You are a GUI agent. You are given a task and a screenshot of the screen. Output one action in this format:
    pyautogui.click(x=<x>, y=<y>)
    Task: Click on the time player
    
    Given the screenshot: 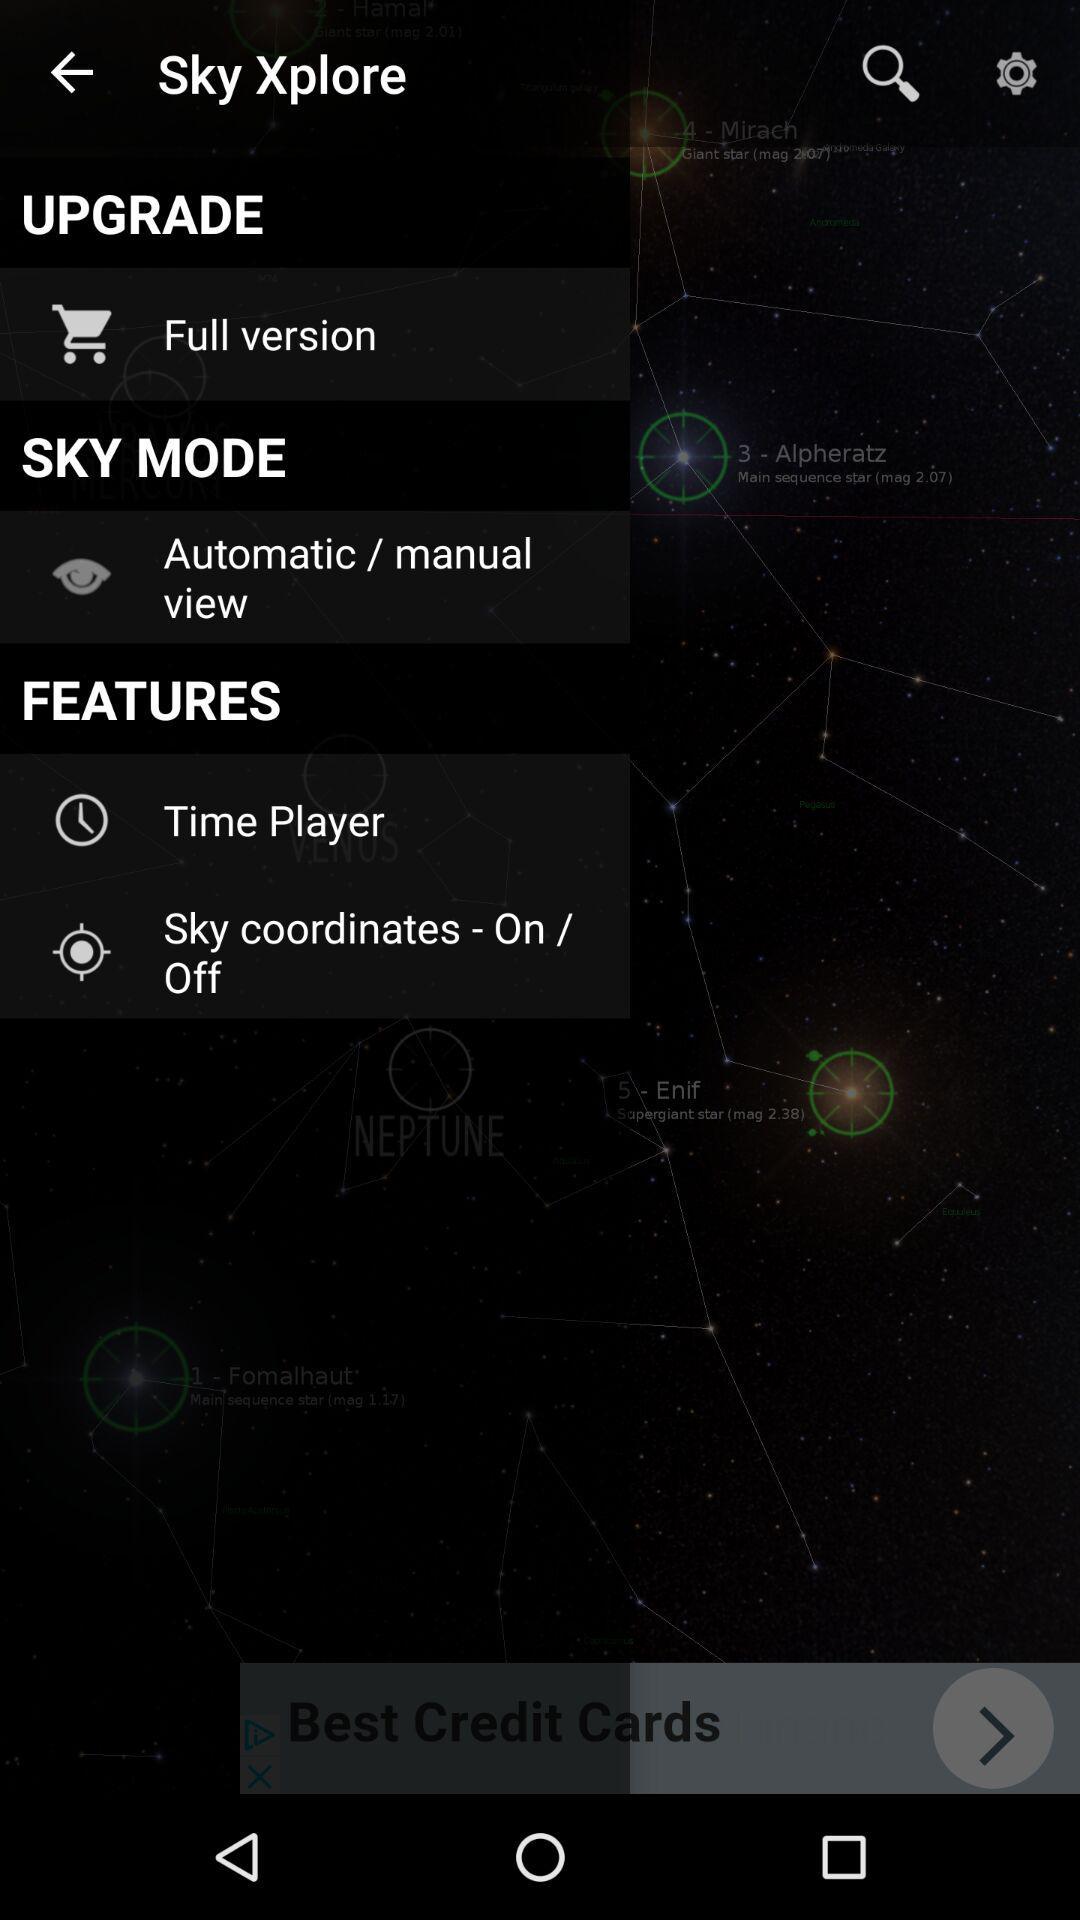 What is the action you would take?
    pyautogui.click(x=383, y=820)
    